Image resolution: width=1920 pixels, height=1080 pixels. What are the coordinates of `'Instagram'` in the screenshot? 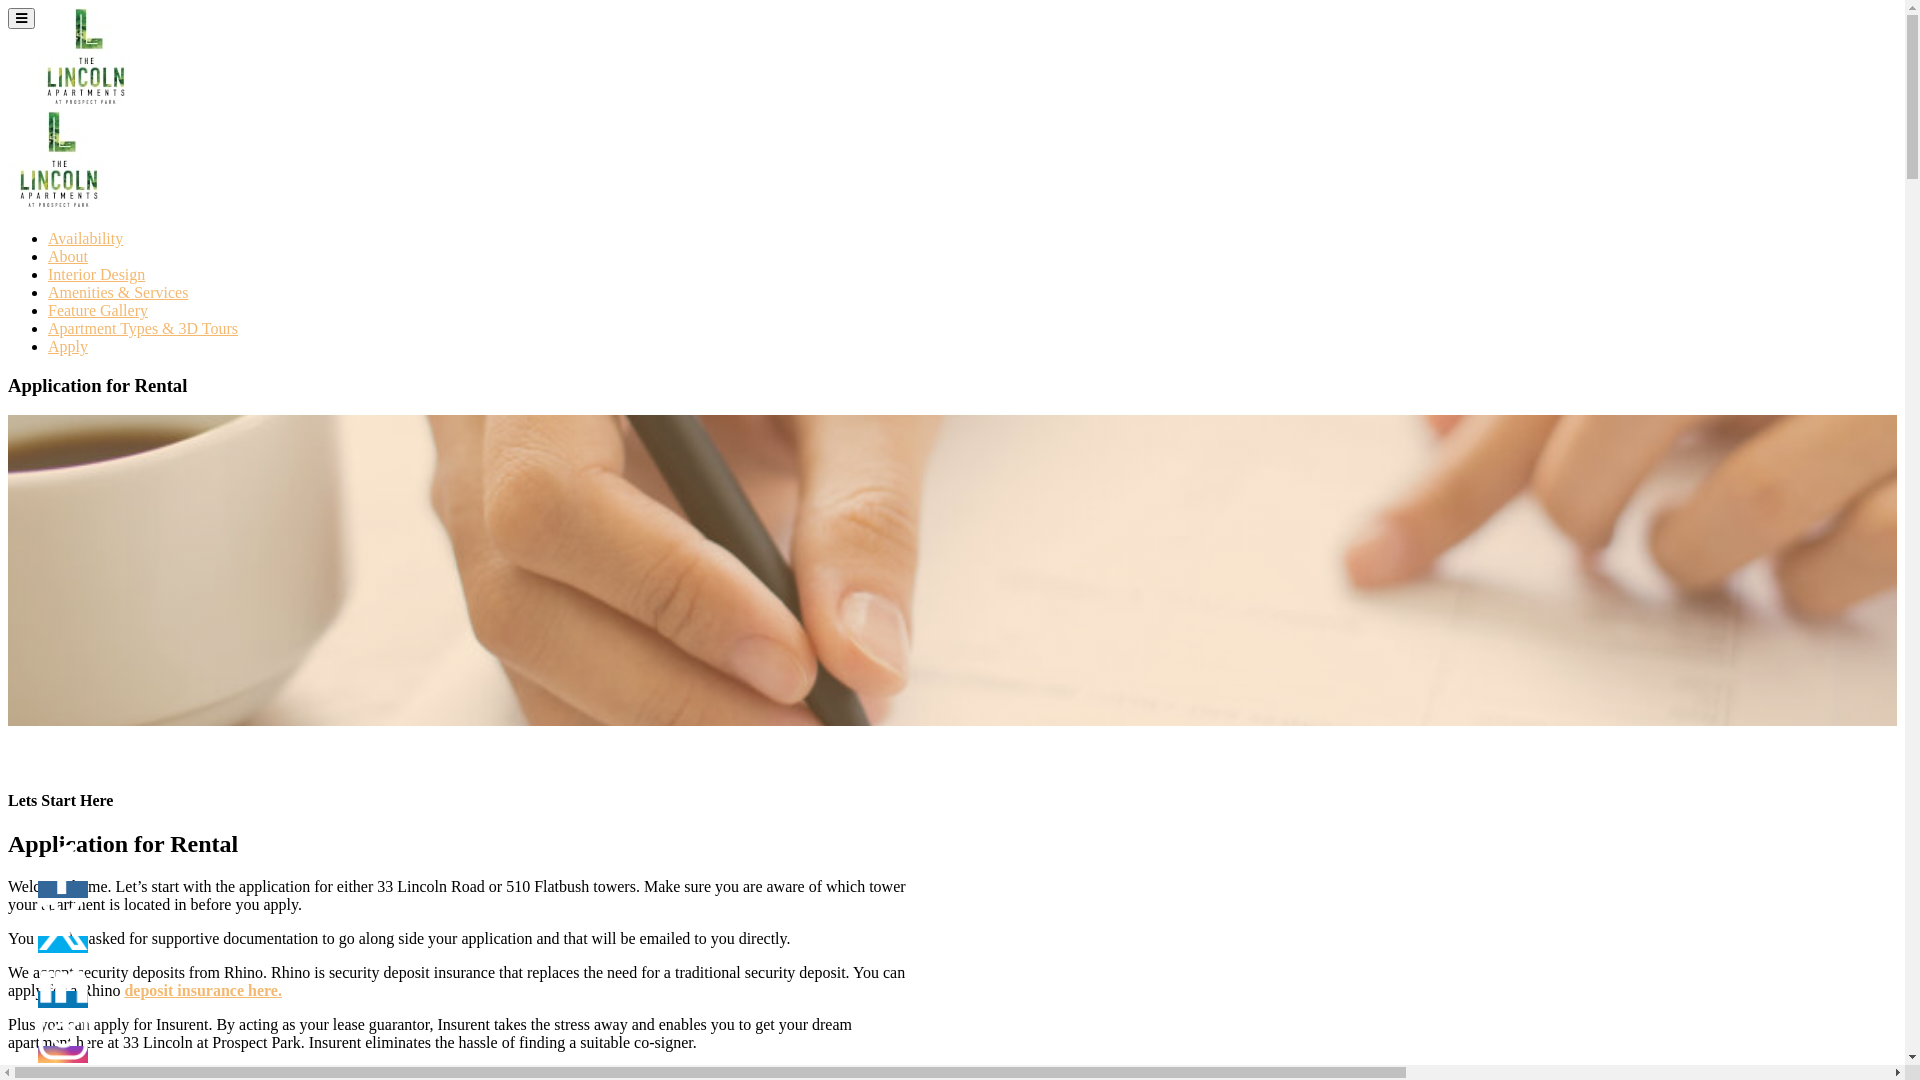 It's located at (62, 1034).